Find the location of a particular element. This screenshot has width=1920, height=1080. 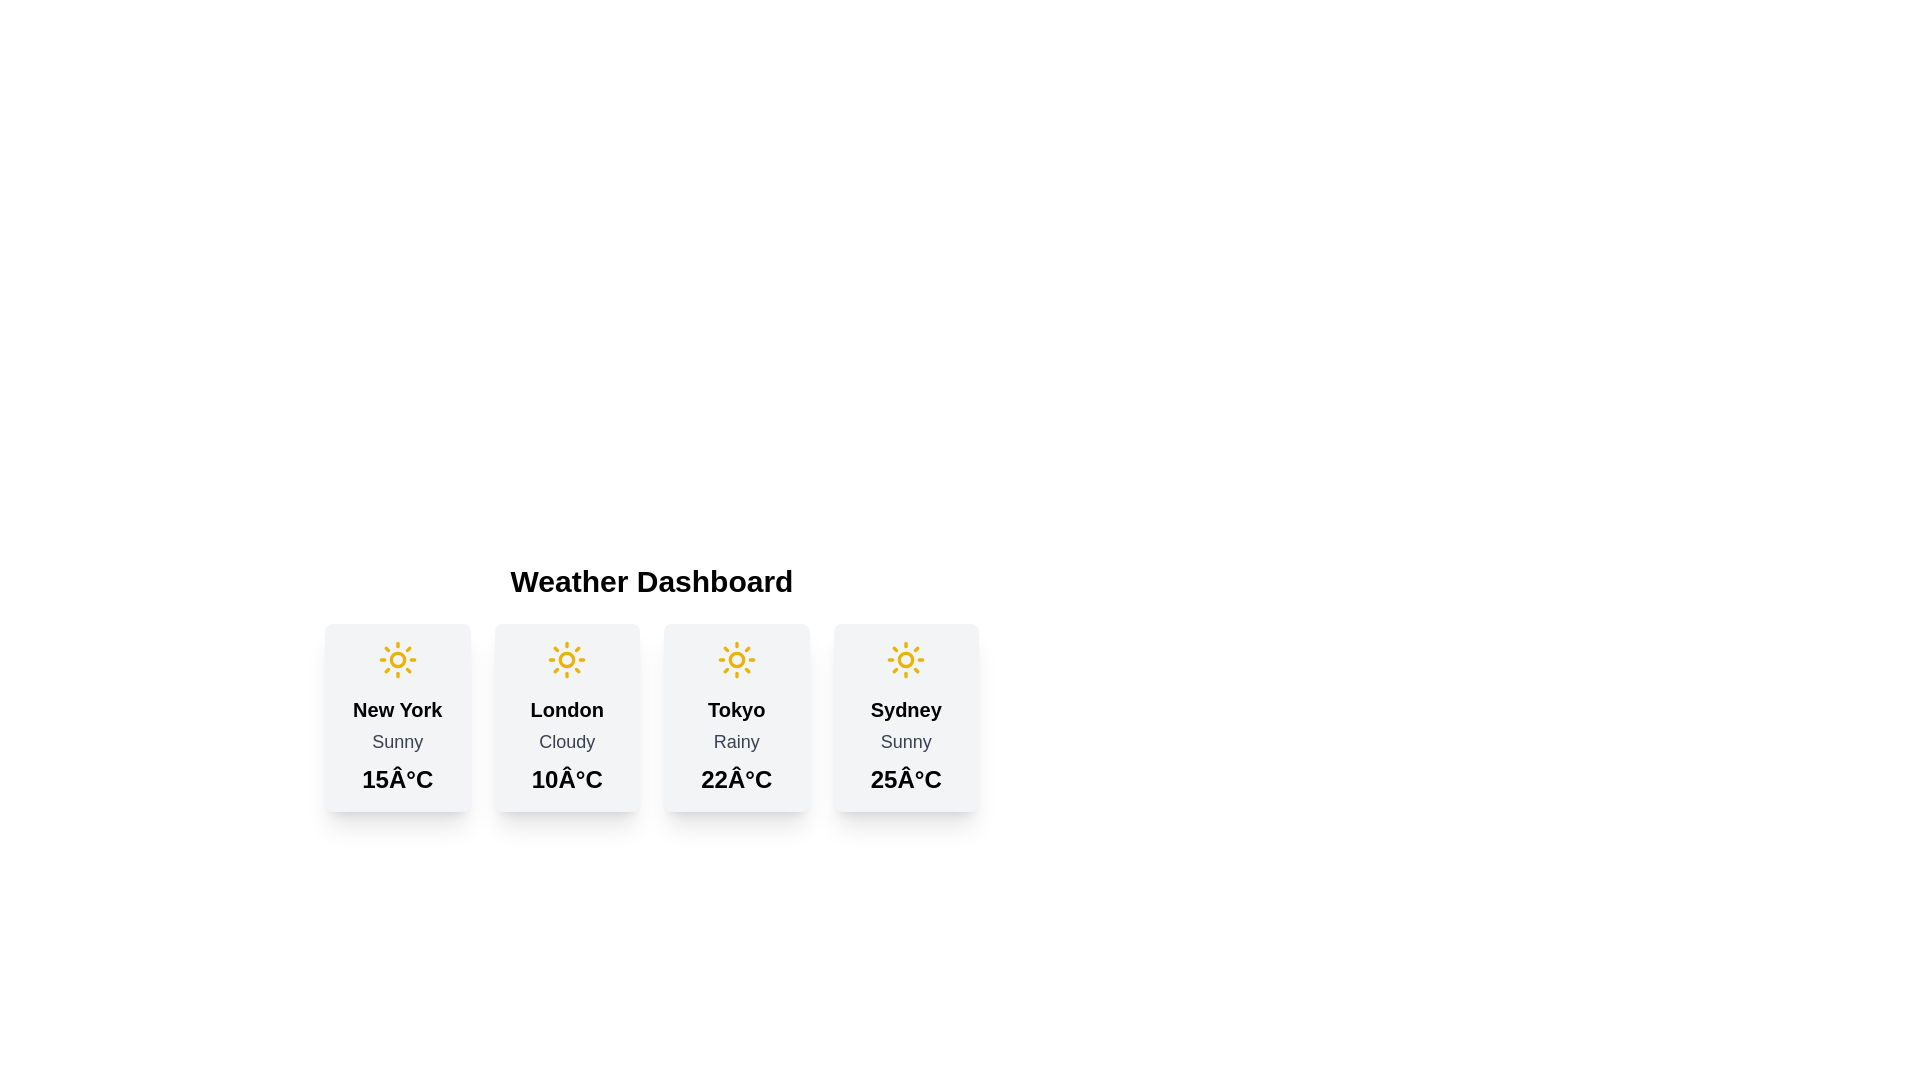

the bold text label displaying '25Â°C' at the bottom of the Sydney weather card is located at coordinates (905, 778).